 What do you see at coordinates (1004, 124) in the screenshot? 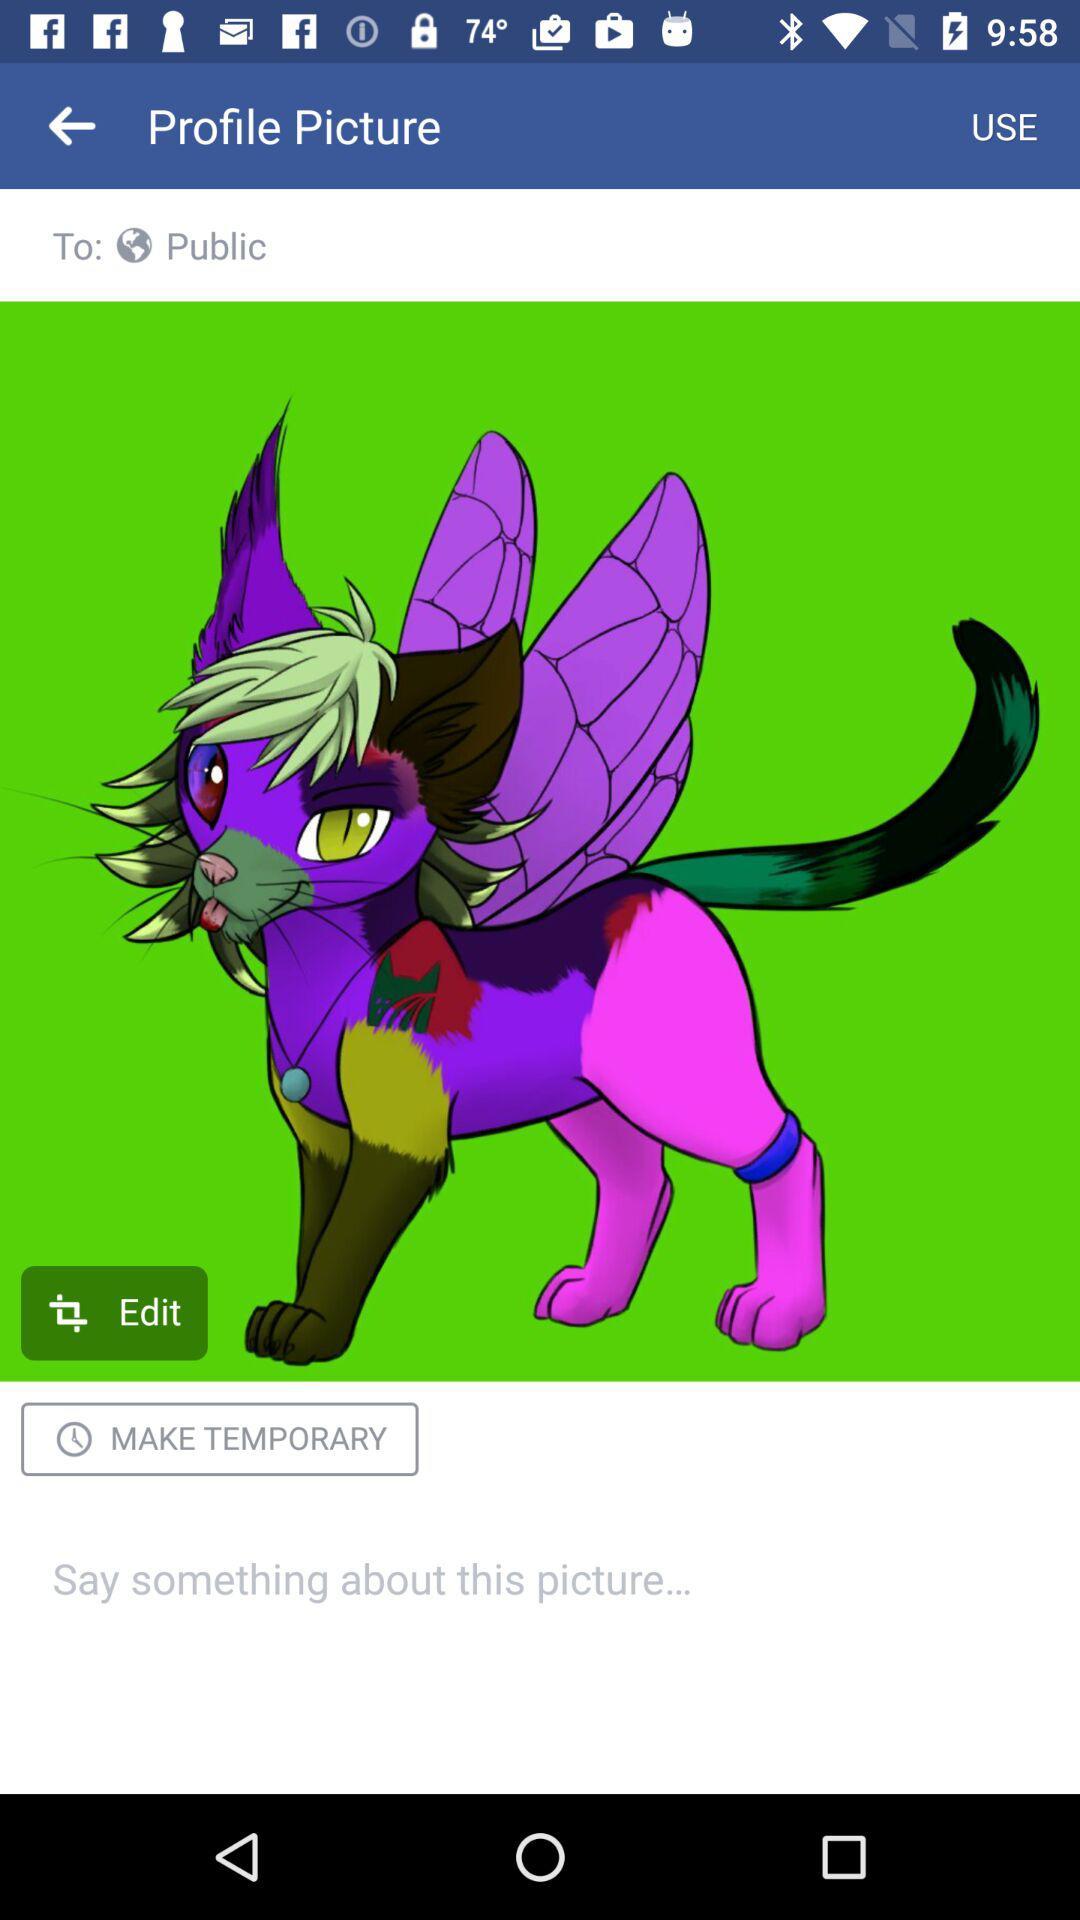
I see `item at the top right corner` at bounding box center [1004, 124].